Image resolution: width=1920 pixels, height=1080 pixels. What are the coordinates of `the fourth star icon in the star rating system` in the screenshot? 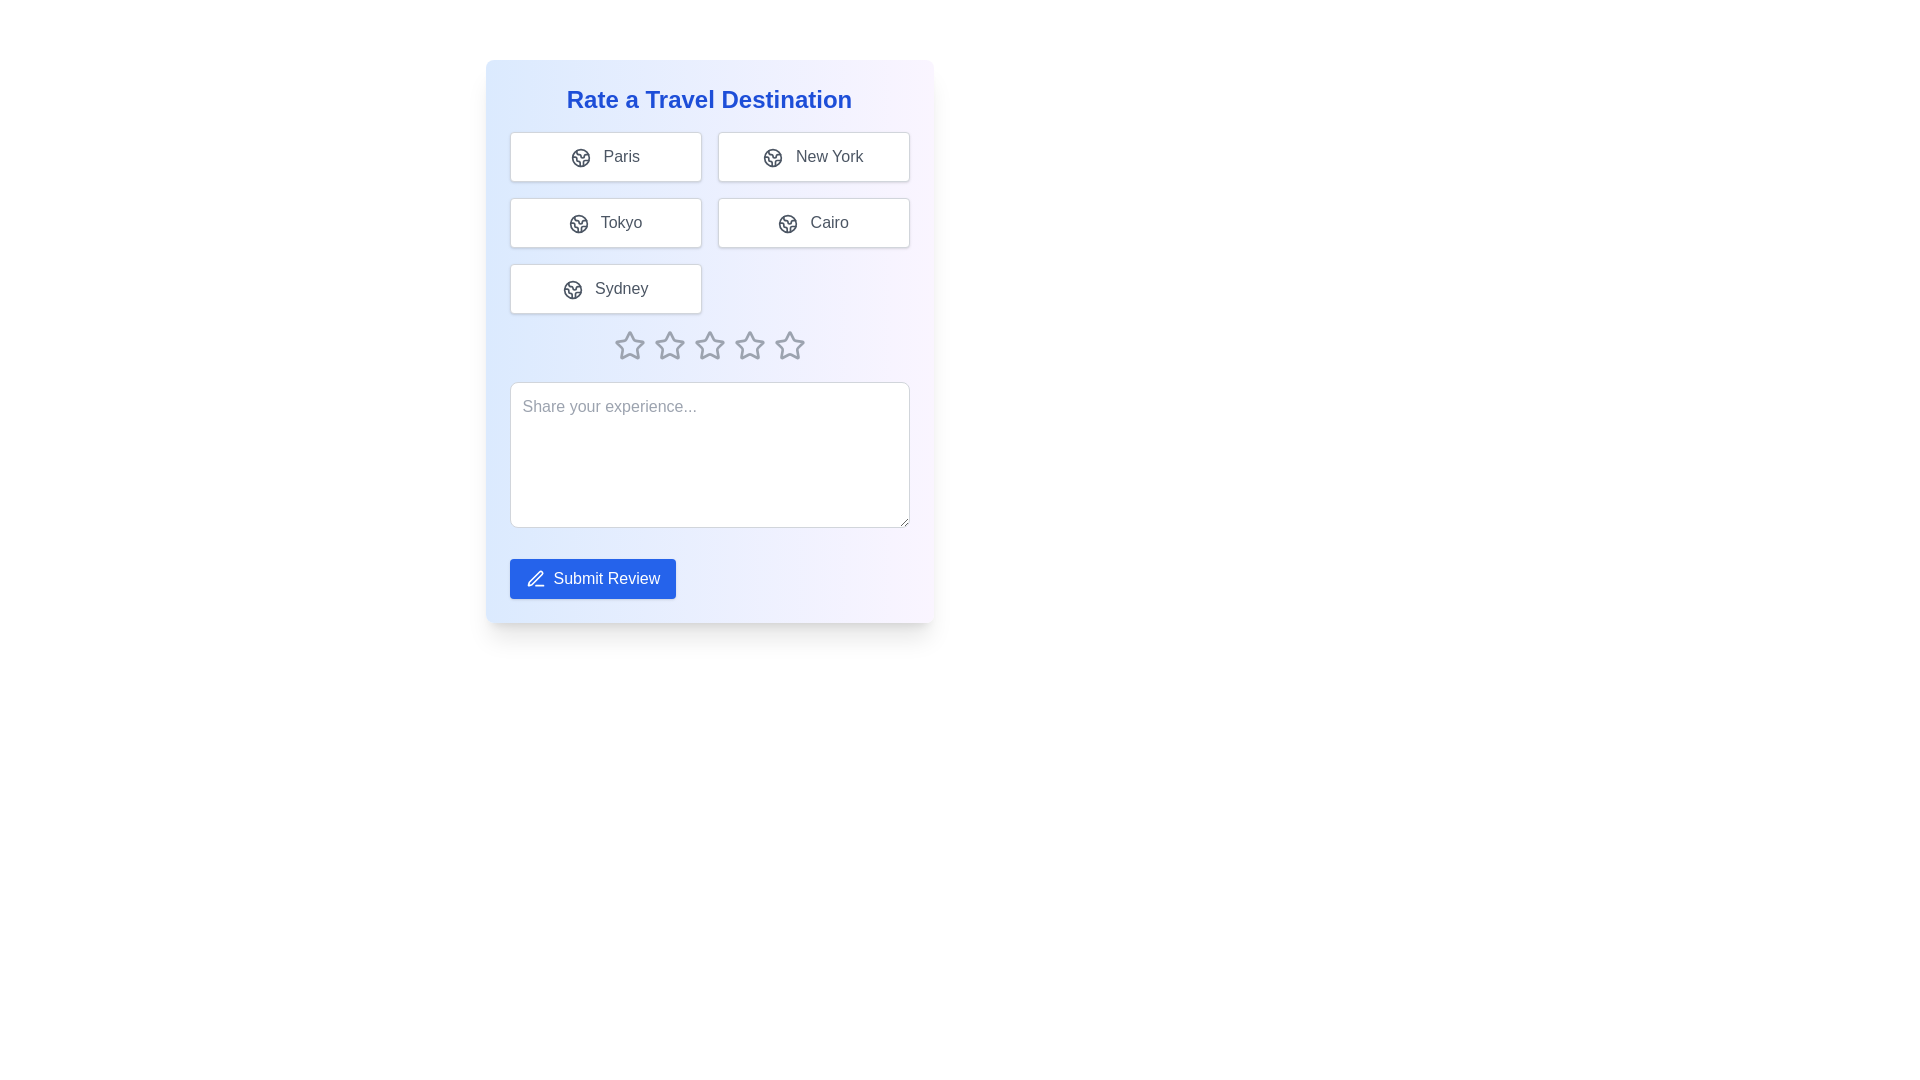 It's located at (709, 345).